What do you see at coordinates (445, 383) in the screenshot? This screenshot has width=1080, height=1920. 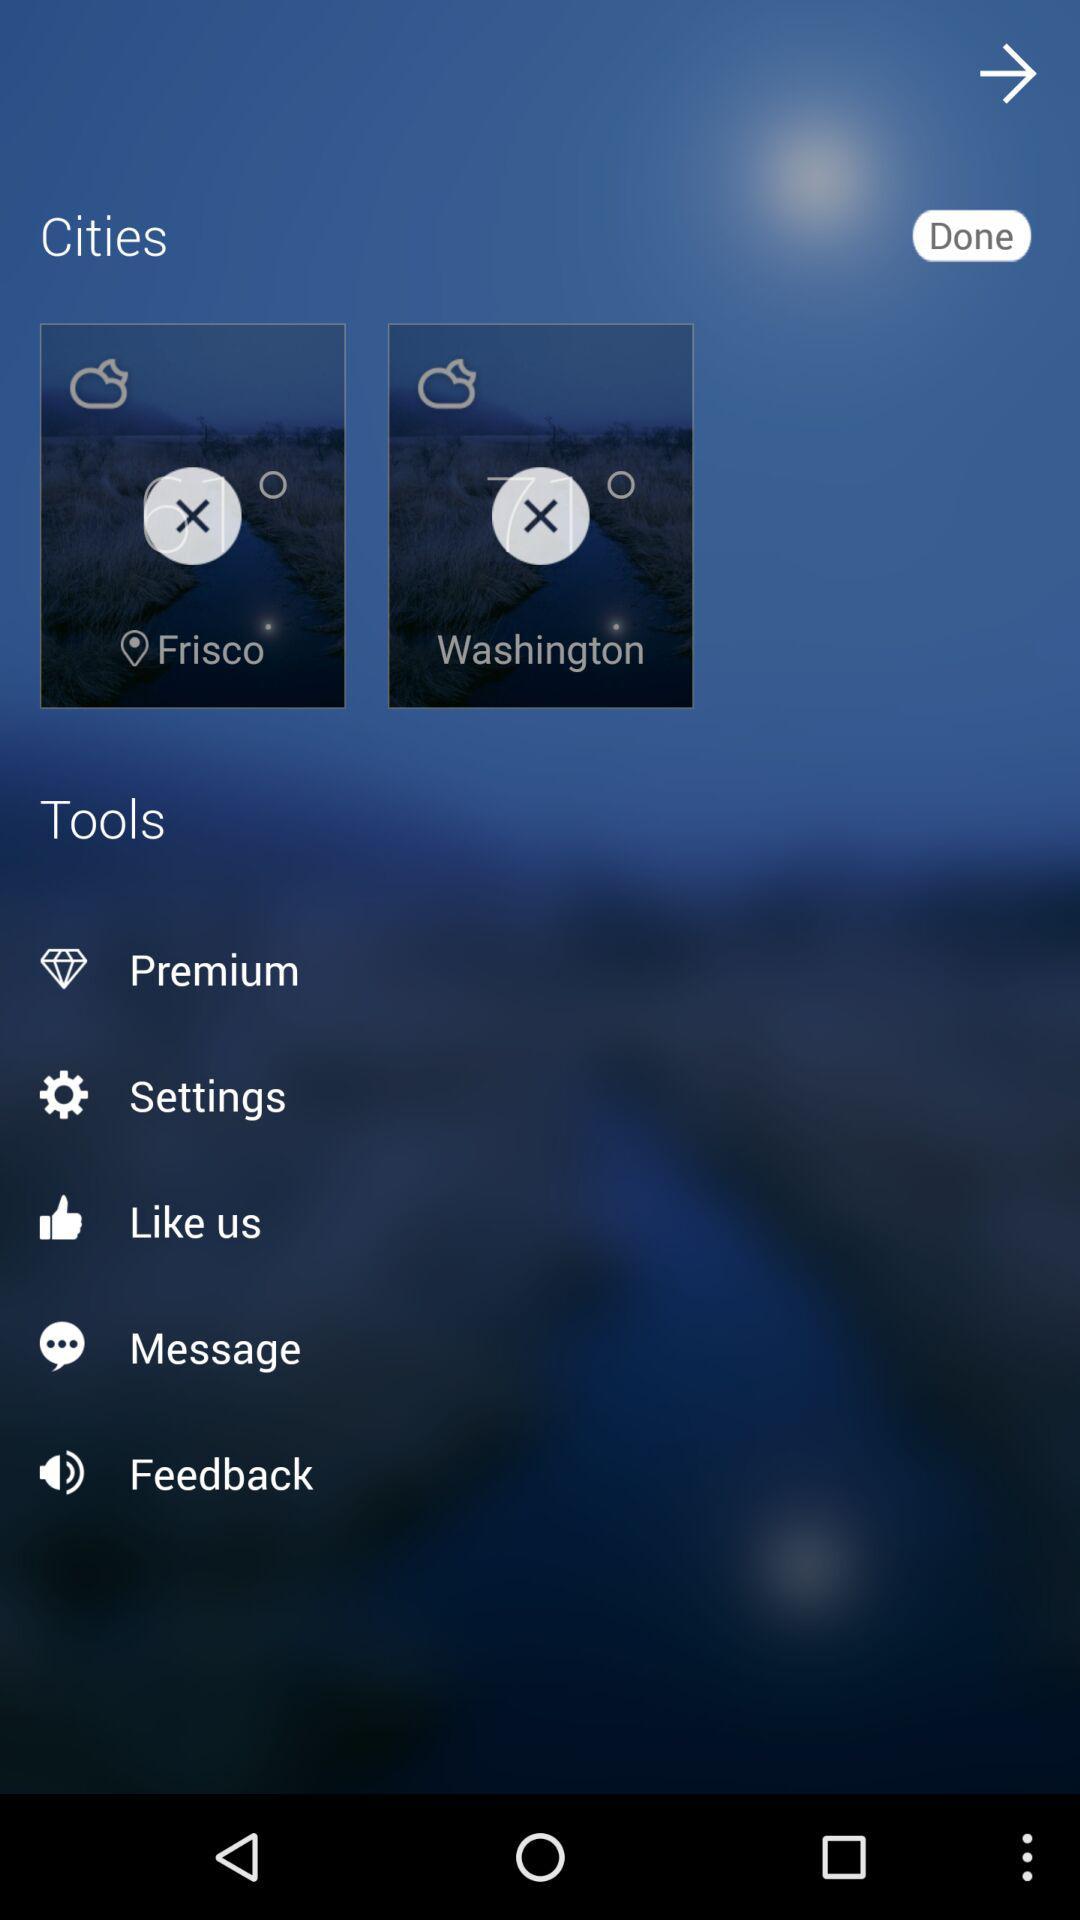 I see `the image above 71 in the second image` at bounding box center [445, 383].